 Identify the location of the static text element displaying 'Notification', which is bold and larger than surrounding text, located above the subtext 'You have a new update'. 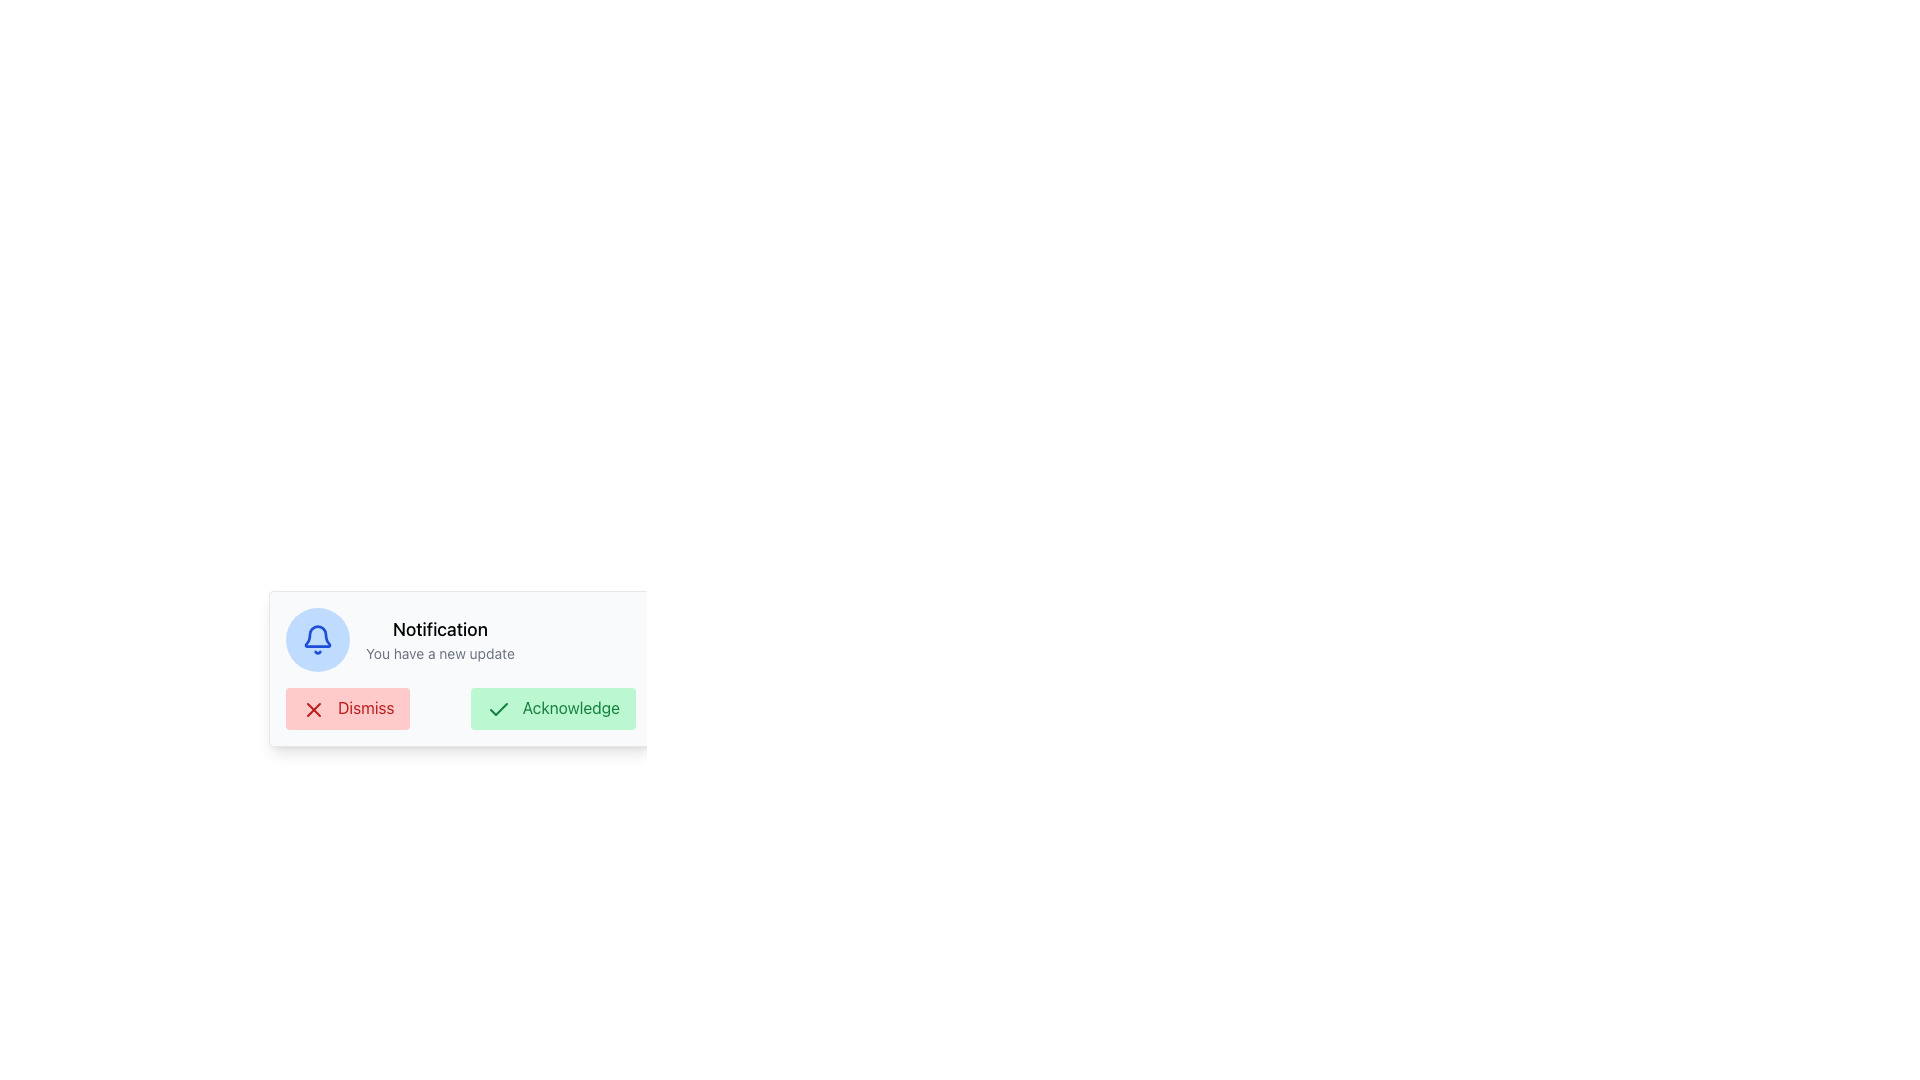
(439, 628).